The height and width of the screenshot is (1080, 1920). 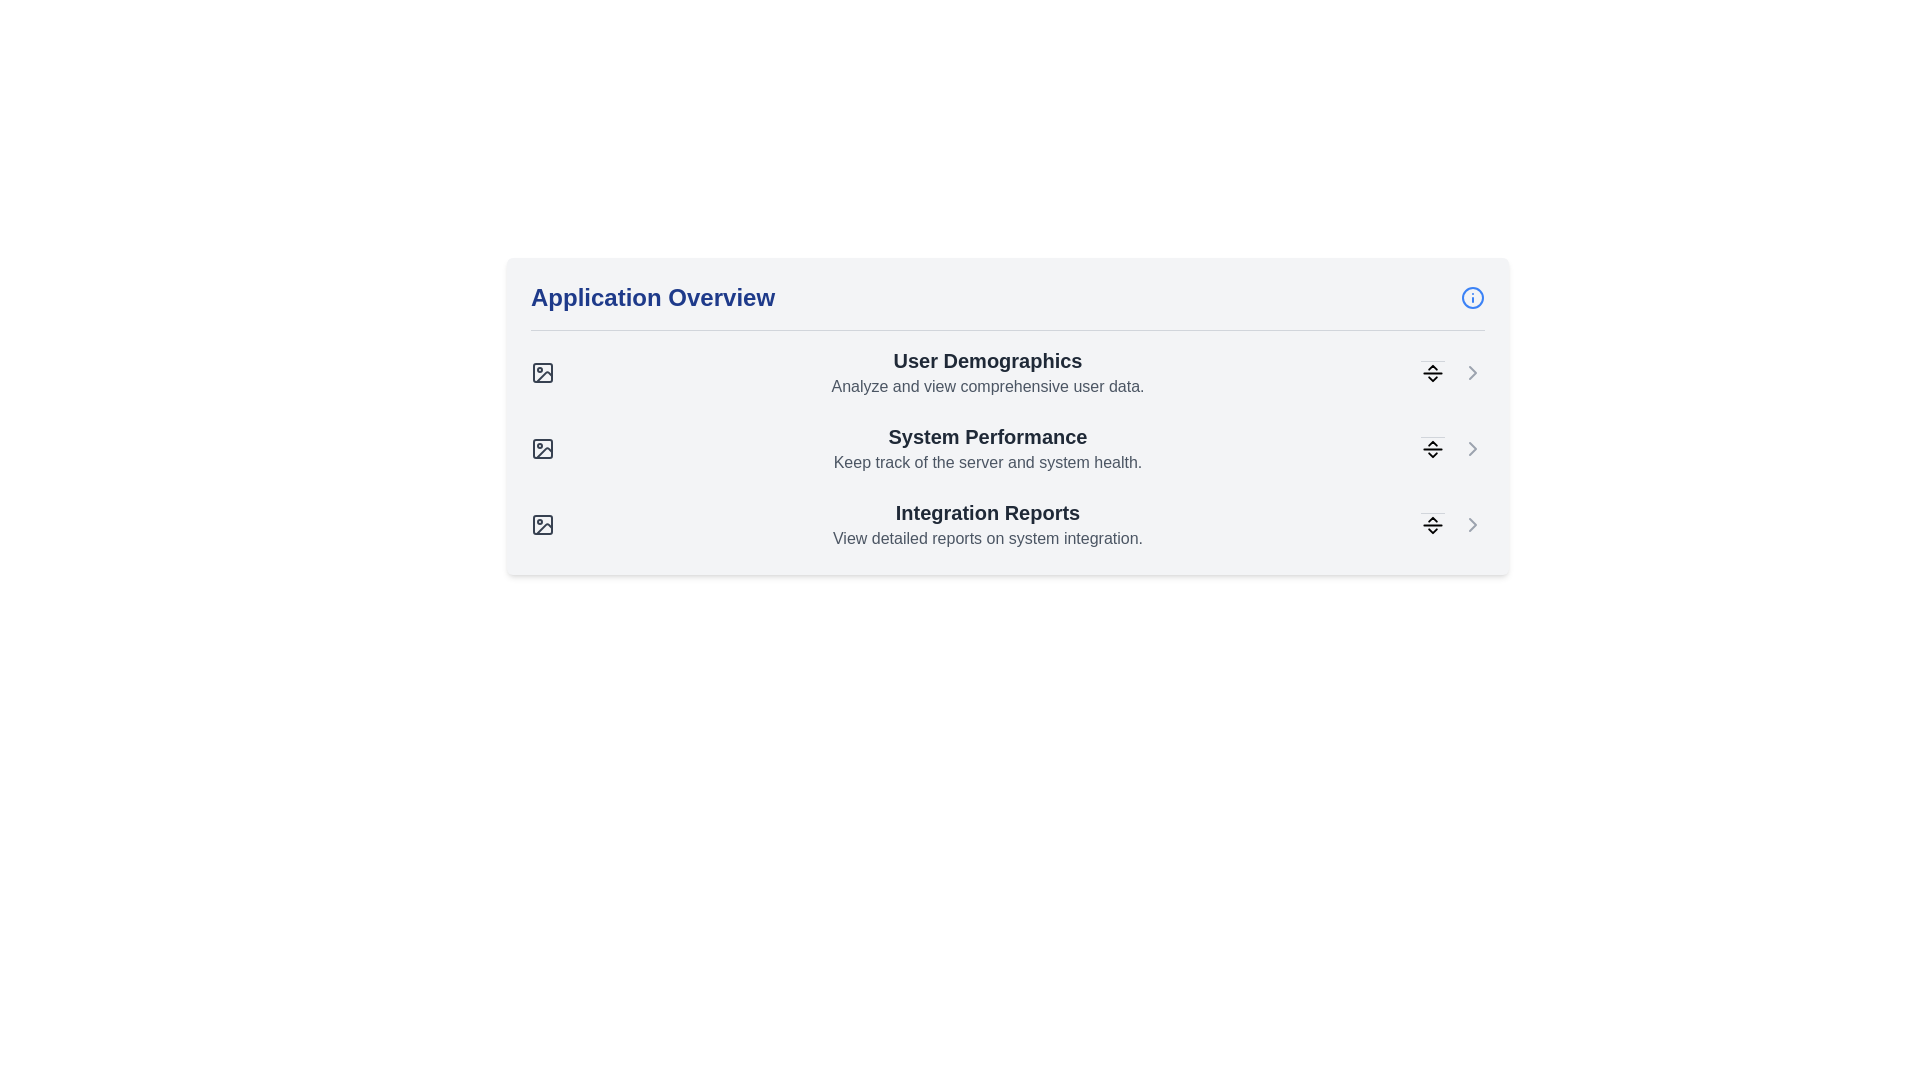 What do you see at coordinates (1432, 523) in the screenshot?
I see `the toggle switch separator icon located on the far right side of the third row in the 'Integration Reports' section` at bounding box center [1432, 523].